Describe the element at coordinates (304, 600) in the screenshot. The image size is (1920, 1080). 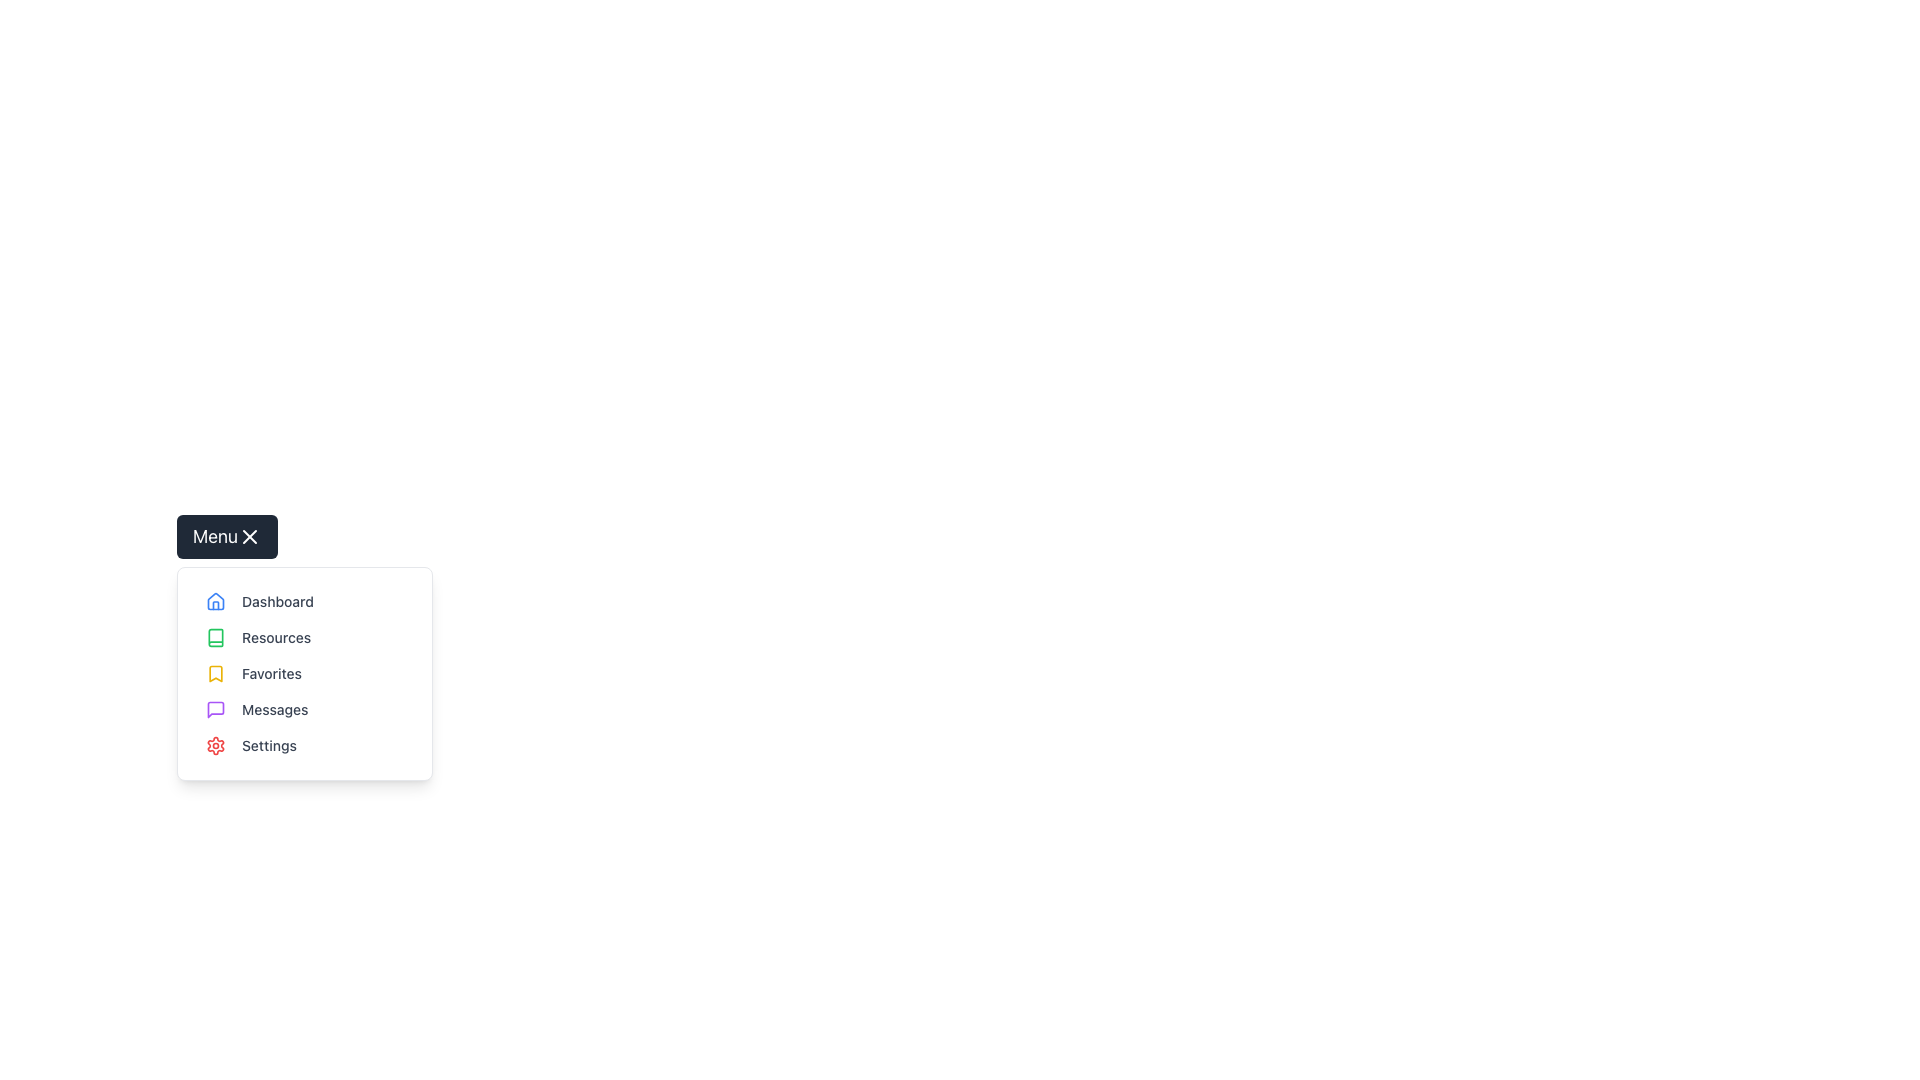
I see `the 'Dashboard' menu item, which features a blue house-shaped icon on the left and gray text` at that location.